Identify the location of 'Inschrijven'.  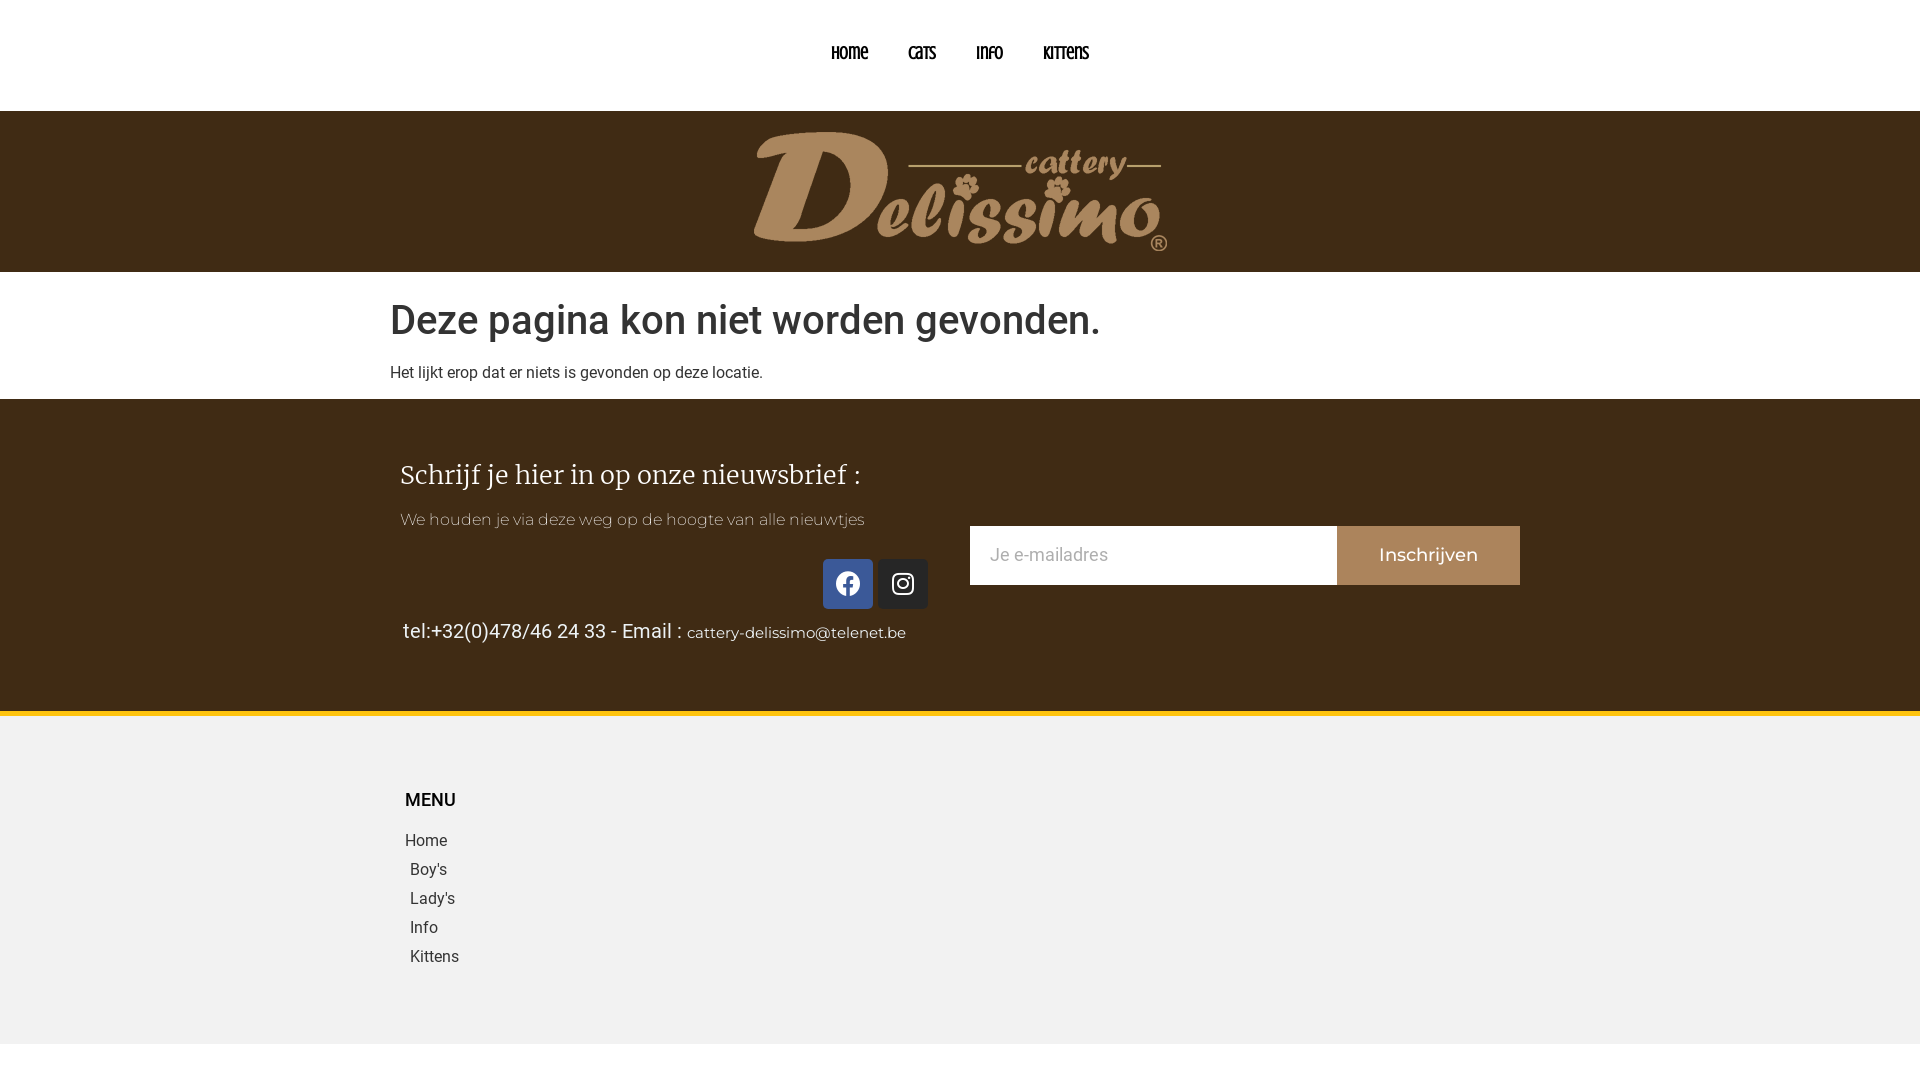
(1427, 555).